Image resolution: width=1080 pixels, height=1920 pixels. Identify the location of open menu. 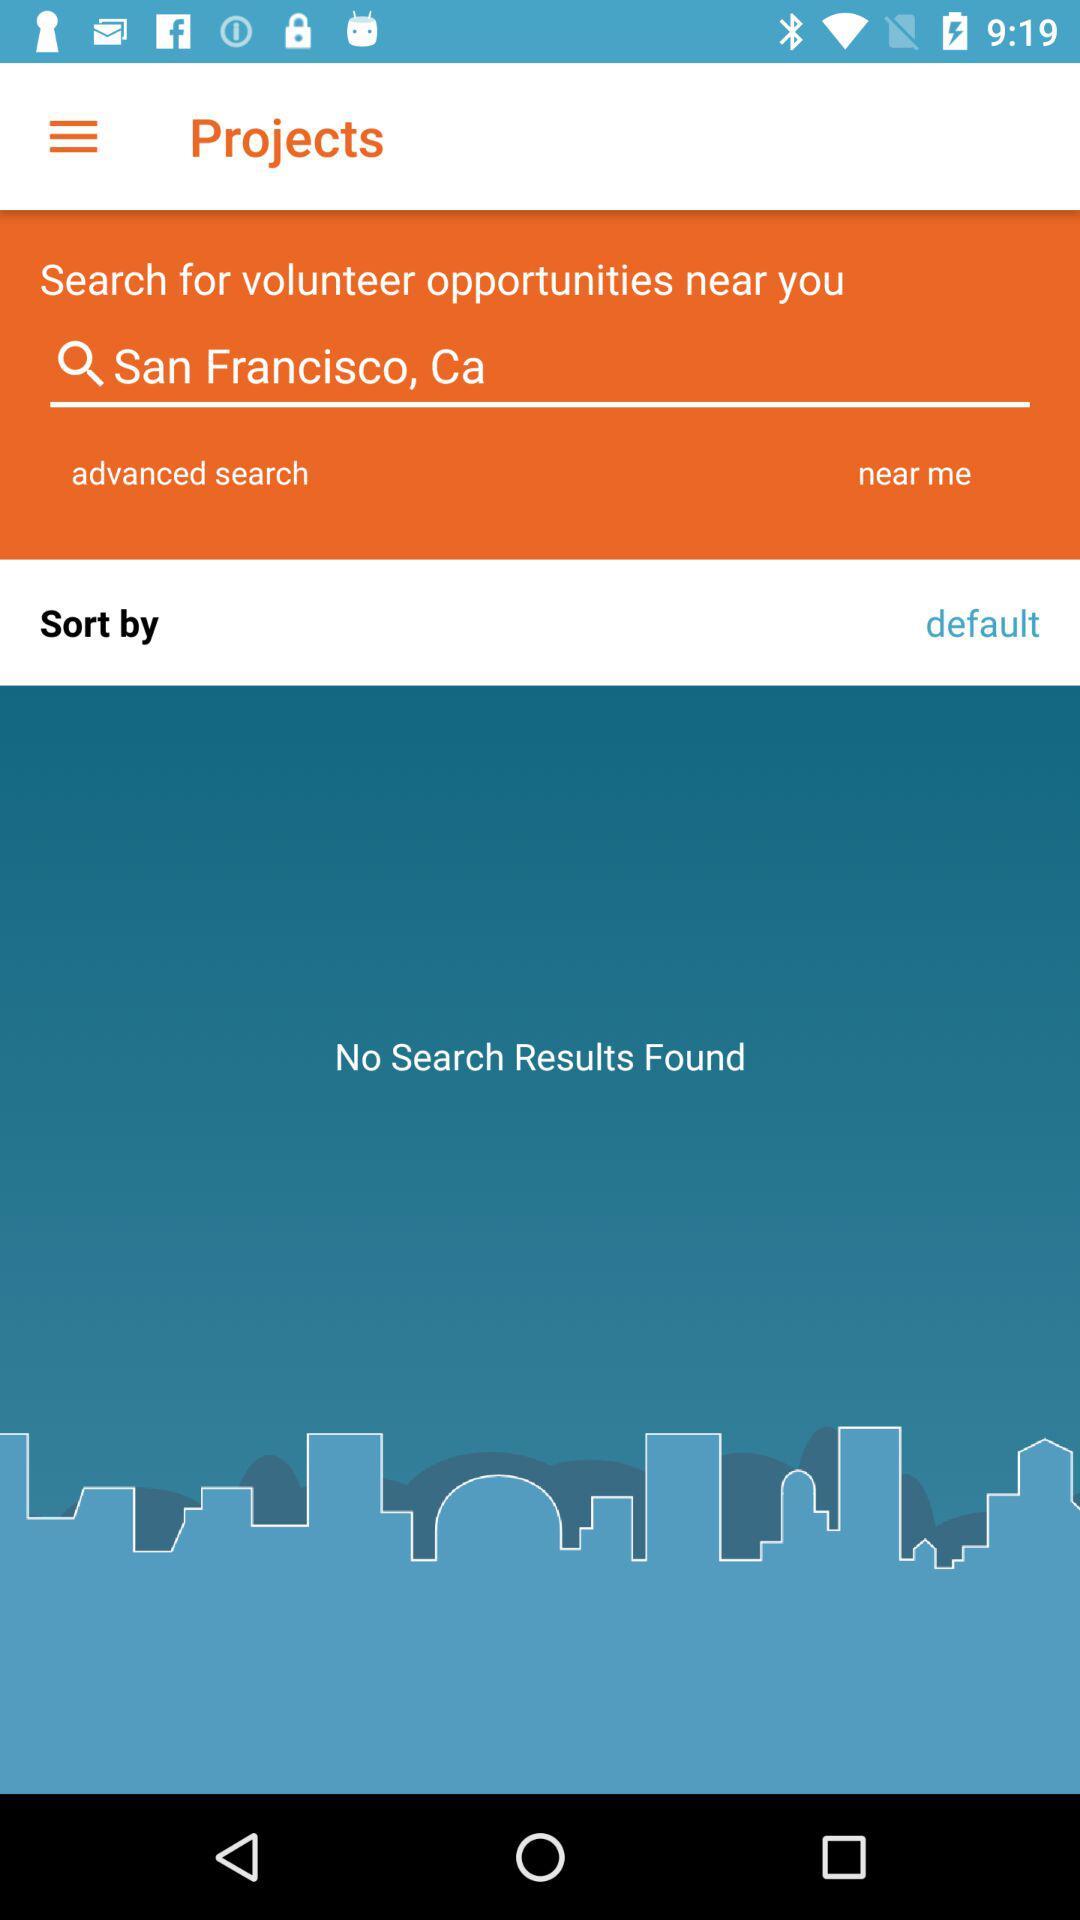
(72, 135).